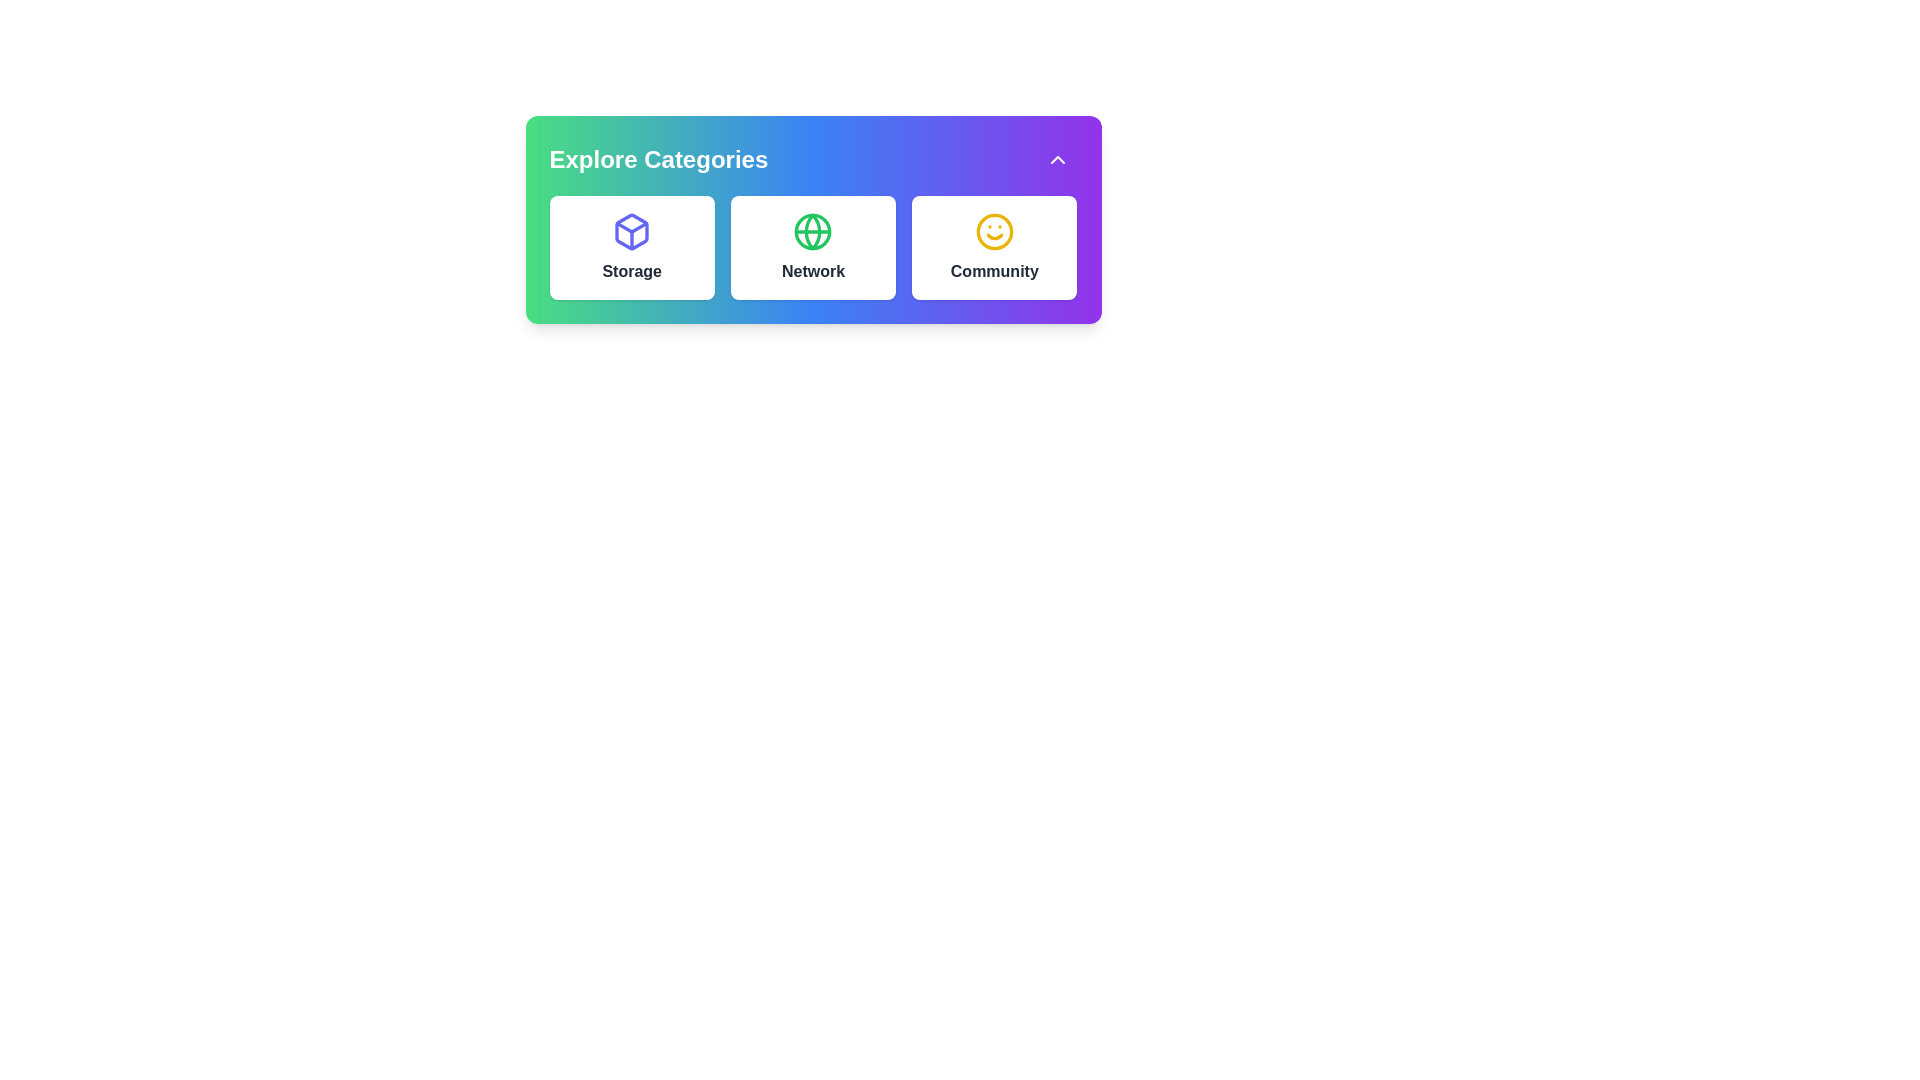  I want to click on the collapse button on the right side of the 'Explore Categories' section, so click(1056, 158).